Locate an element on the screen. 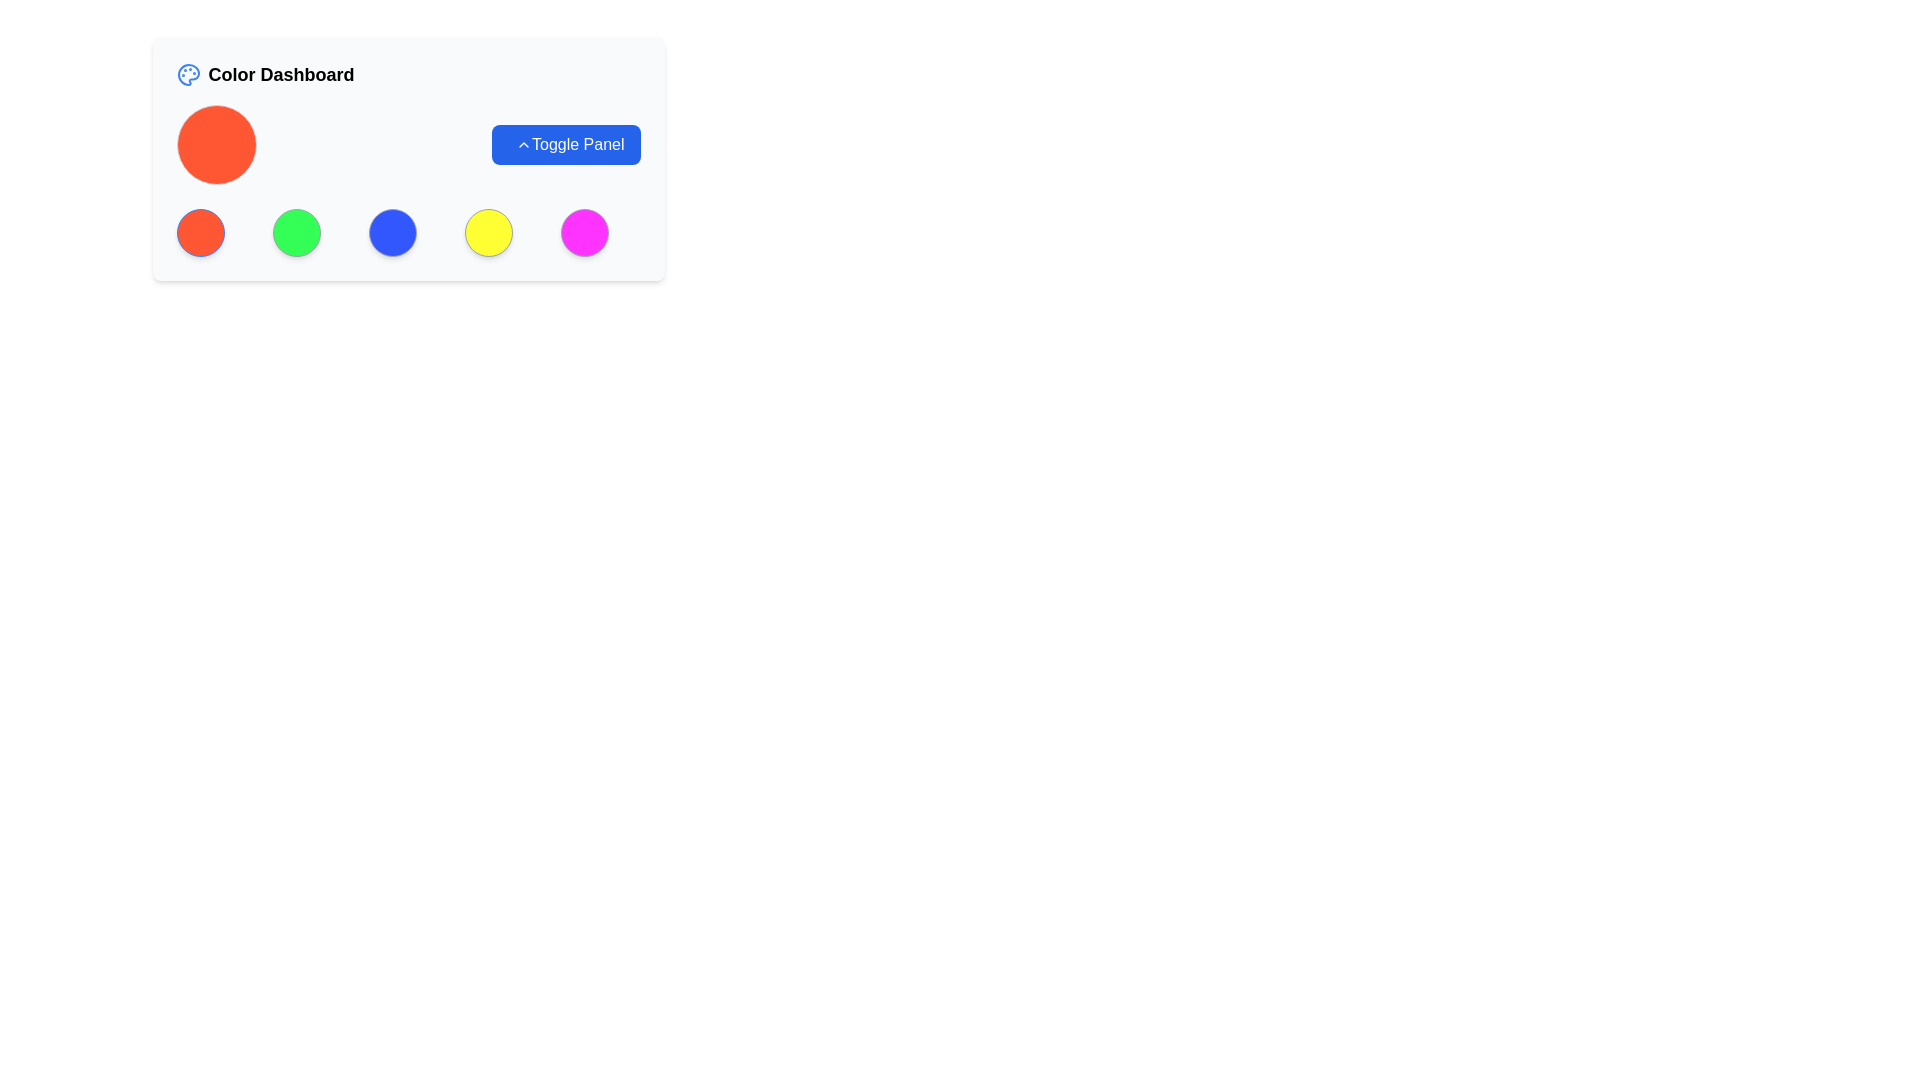 This screenshot has width=1920, height=1080. the second circular button with a bright green background and gray border, located in the Color Dashboard section is located at coordinates (295, 231).